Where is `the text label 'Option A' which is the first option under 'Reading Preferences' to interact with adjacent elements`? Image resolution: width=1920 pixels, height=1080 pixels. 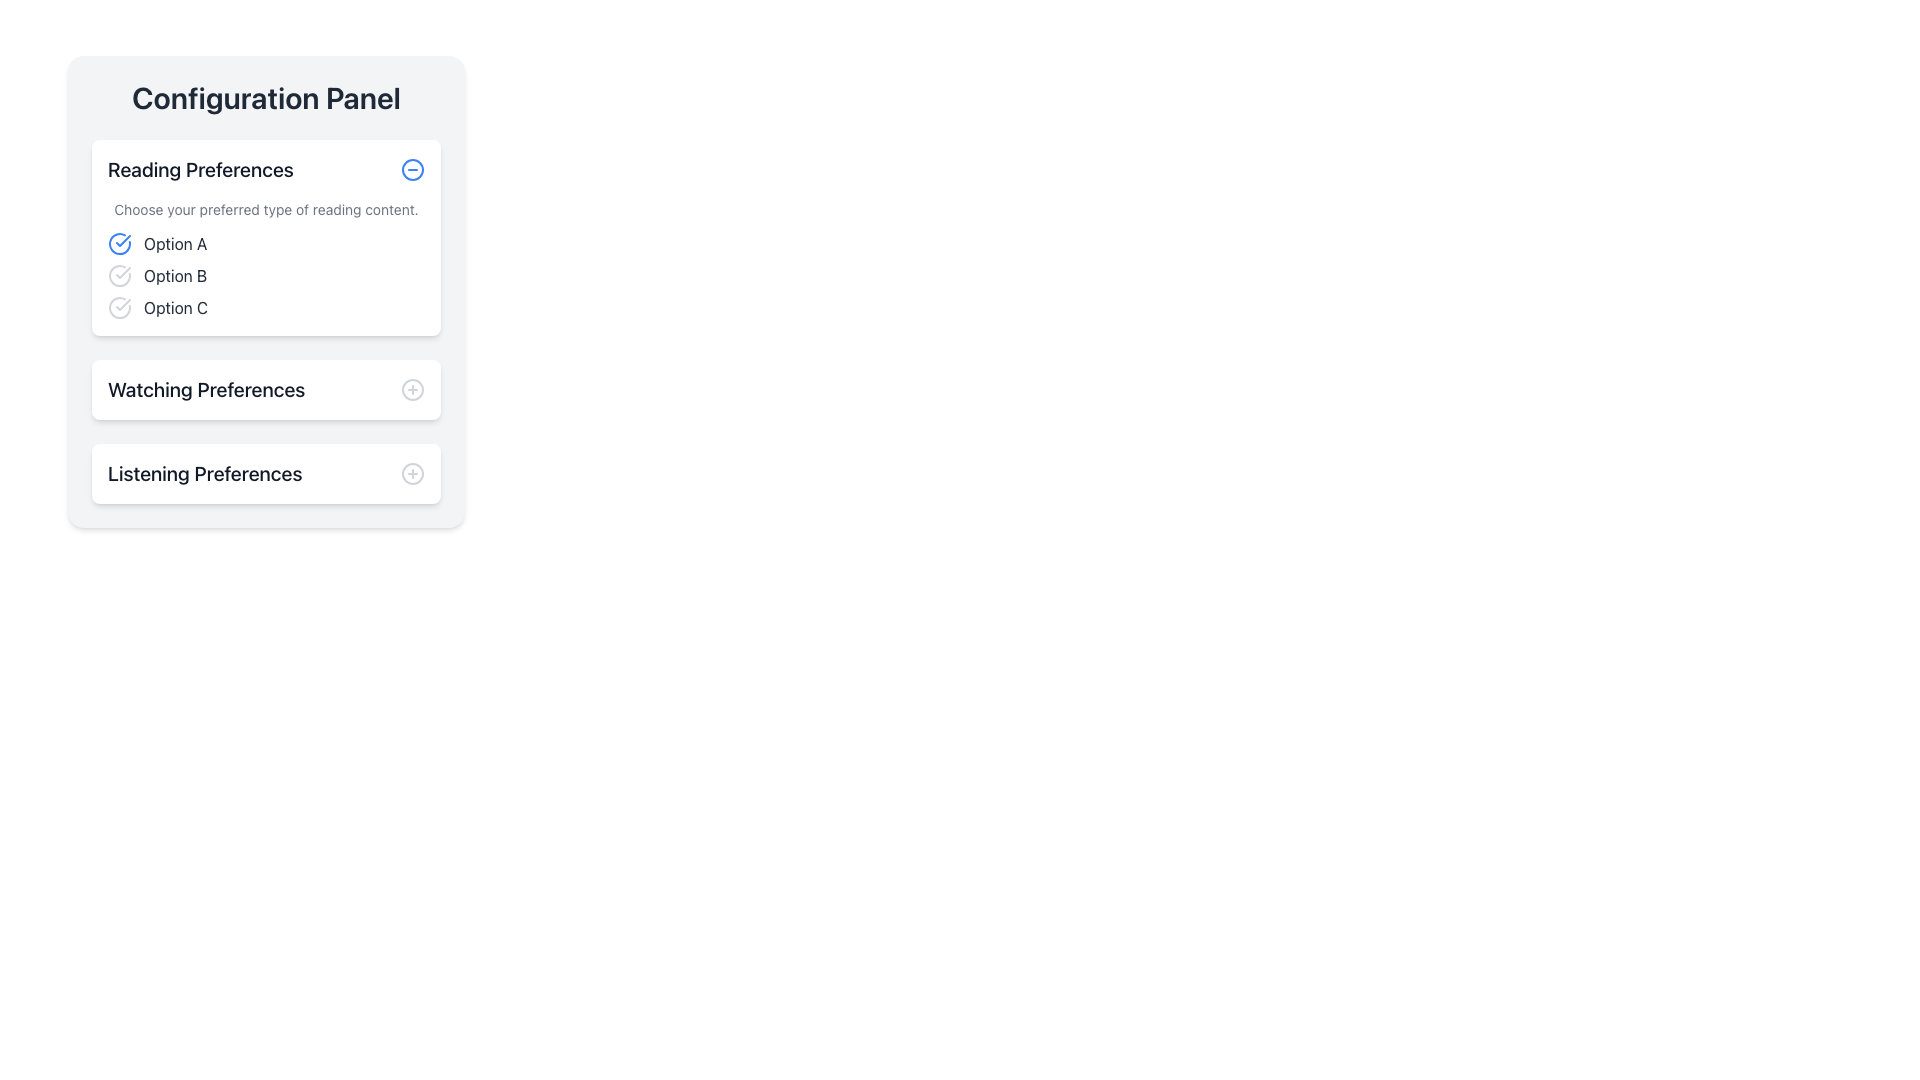 the text label 'Option A' which is the first option under 'Reading Preferences' to interact with adjacent elements is located at coordinates (175, 242).